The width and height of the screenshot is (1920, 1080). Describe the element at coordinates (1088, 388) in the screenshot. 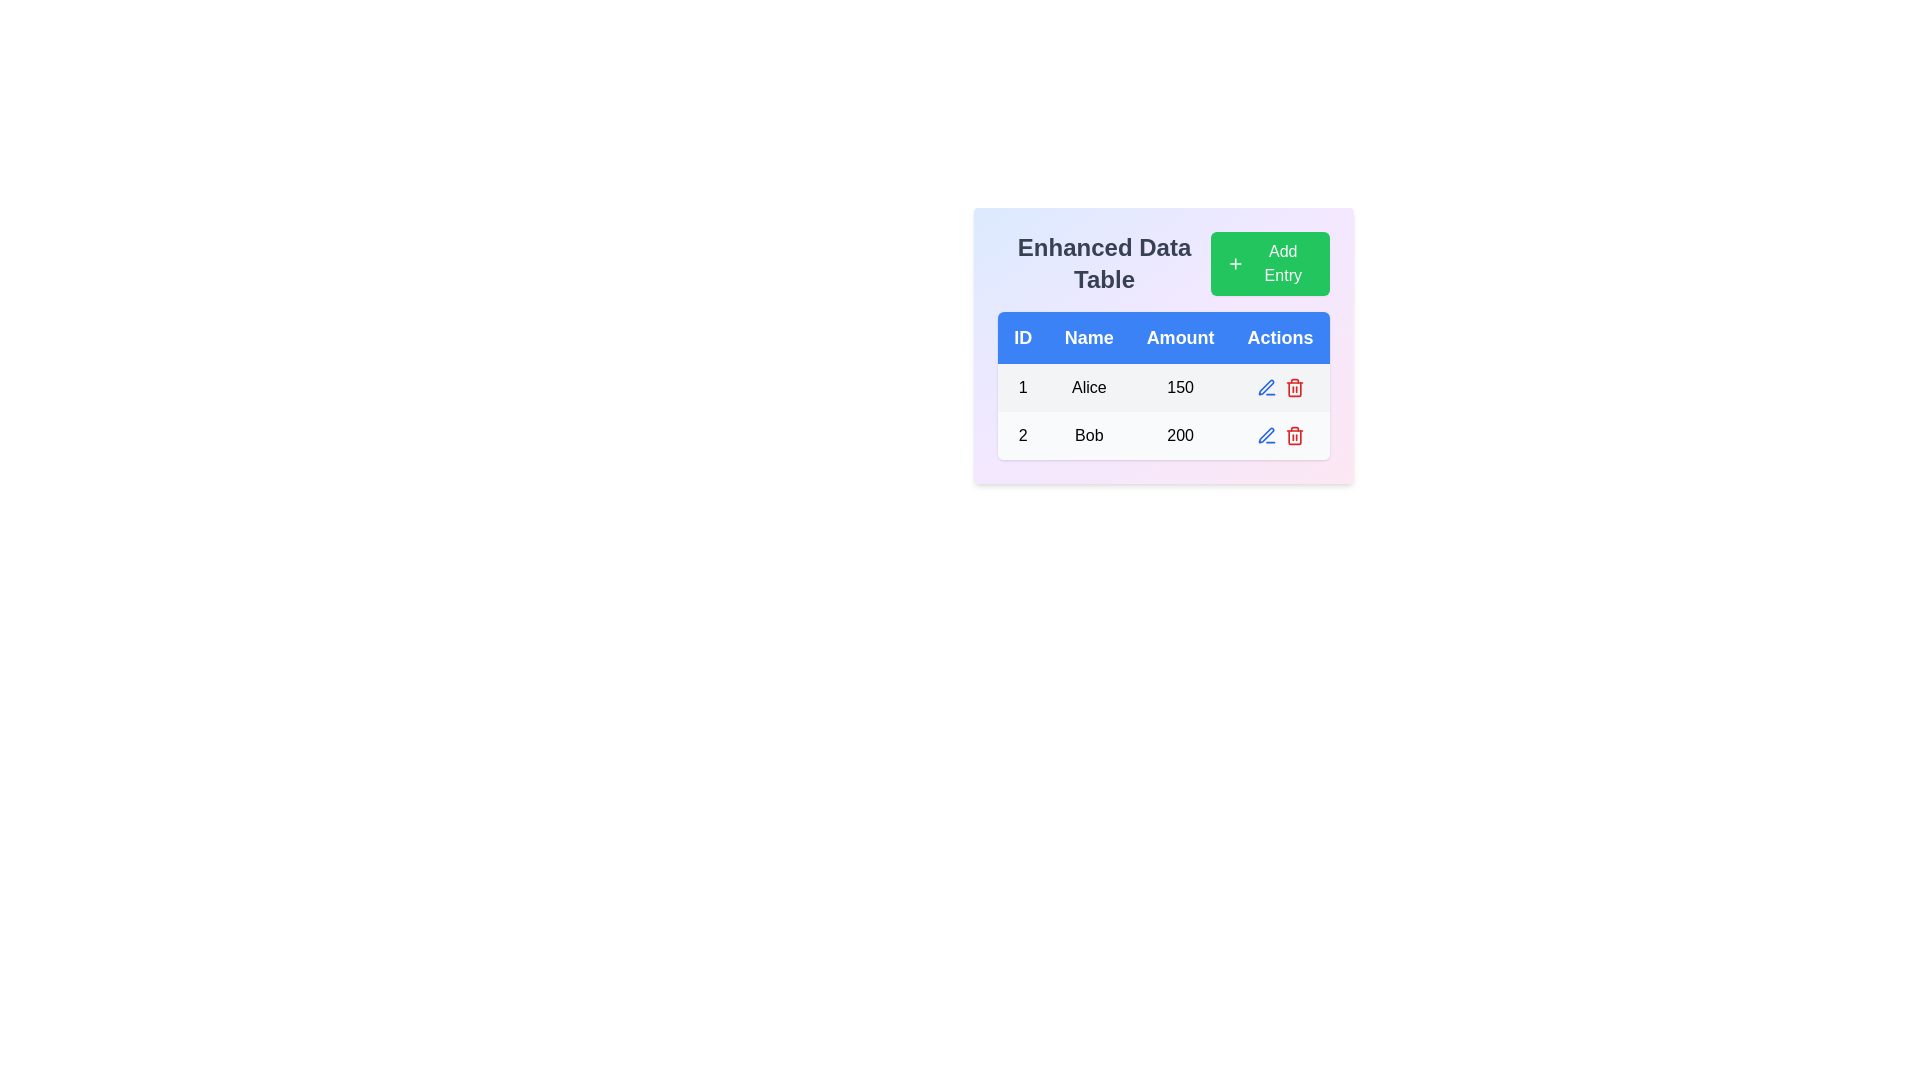

I see `the text label displaying 'Alice' in the 'Name' column of the table, positioned between ID '1' and amount '150'` at that location.